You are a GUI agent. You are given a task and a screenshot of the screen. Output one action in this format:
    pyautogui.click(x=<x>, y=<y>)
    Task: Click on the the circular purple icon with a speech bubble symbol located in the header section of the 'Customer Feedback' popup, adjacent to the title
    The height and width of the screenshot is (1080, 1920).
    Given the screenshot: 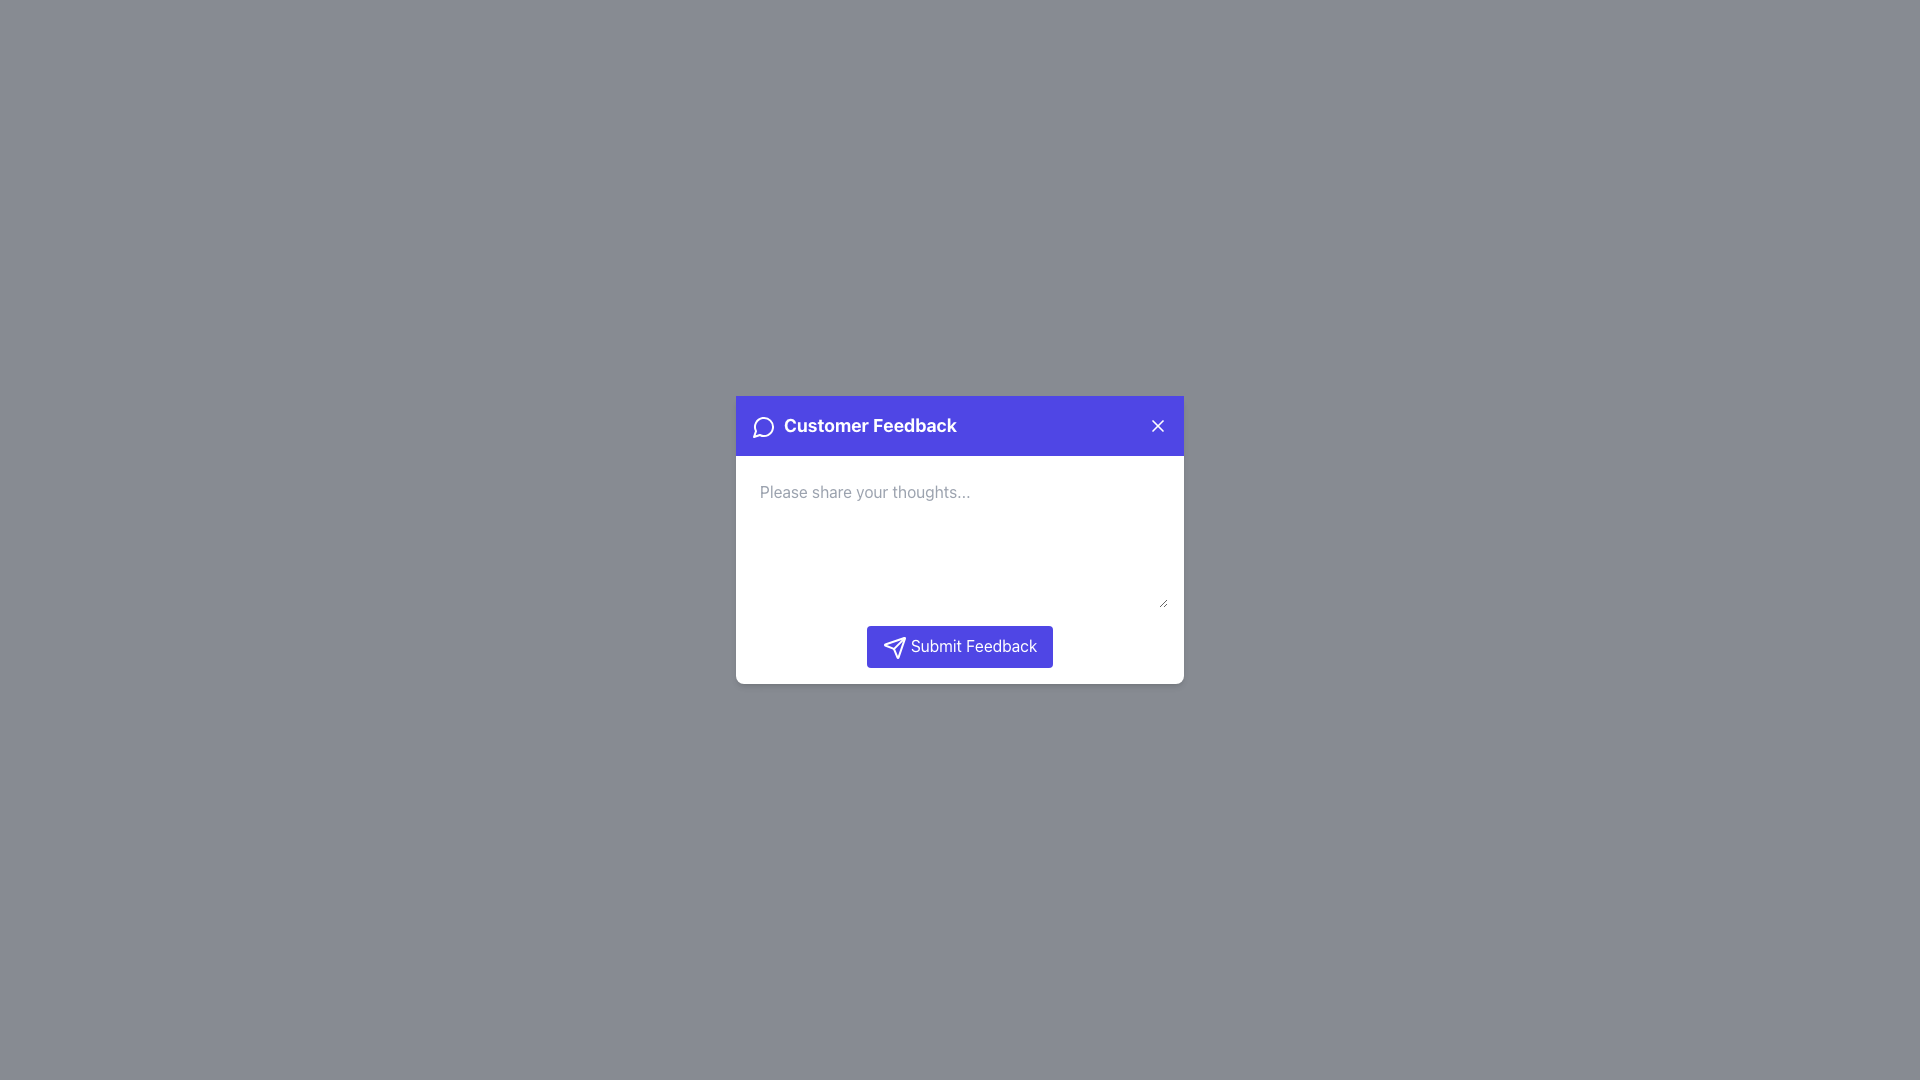 What is the action you would take?
    pyautogui.click(x=762, y=426)
    